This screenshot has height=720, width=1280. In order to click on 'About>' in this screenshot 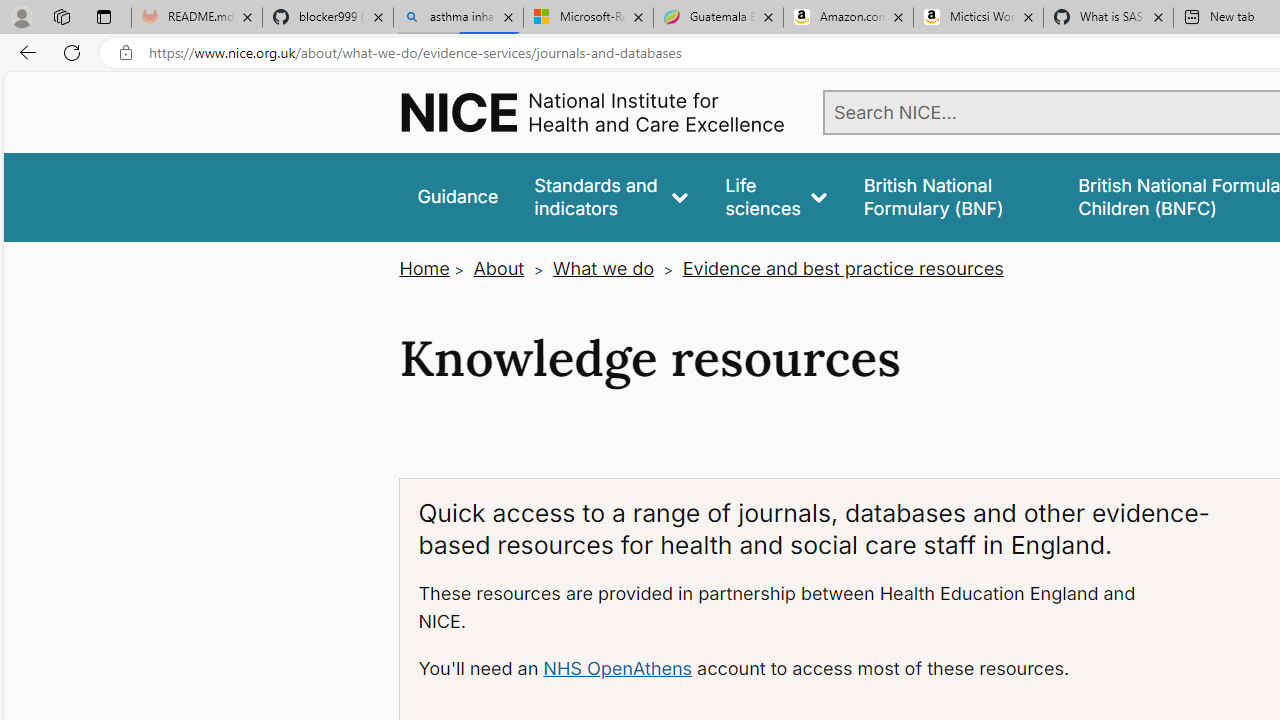, I will do `click(510, 268)`.